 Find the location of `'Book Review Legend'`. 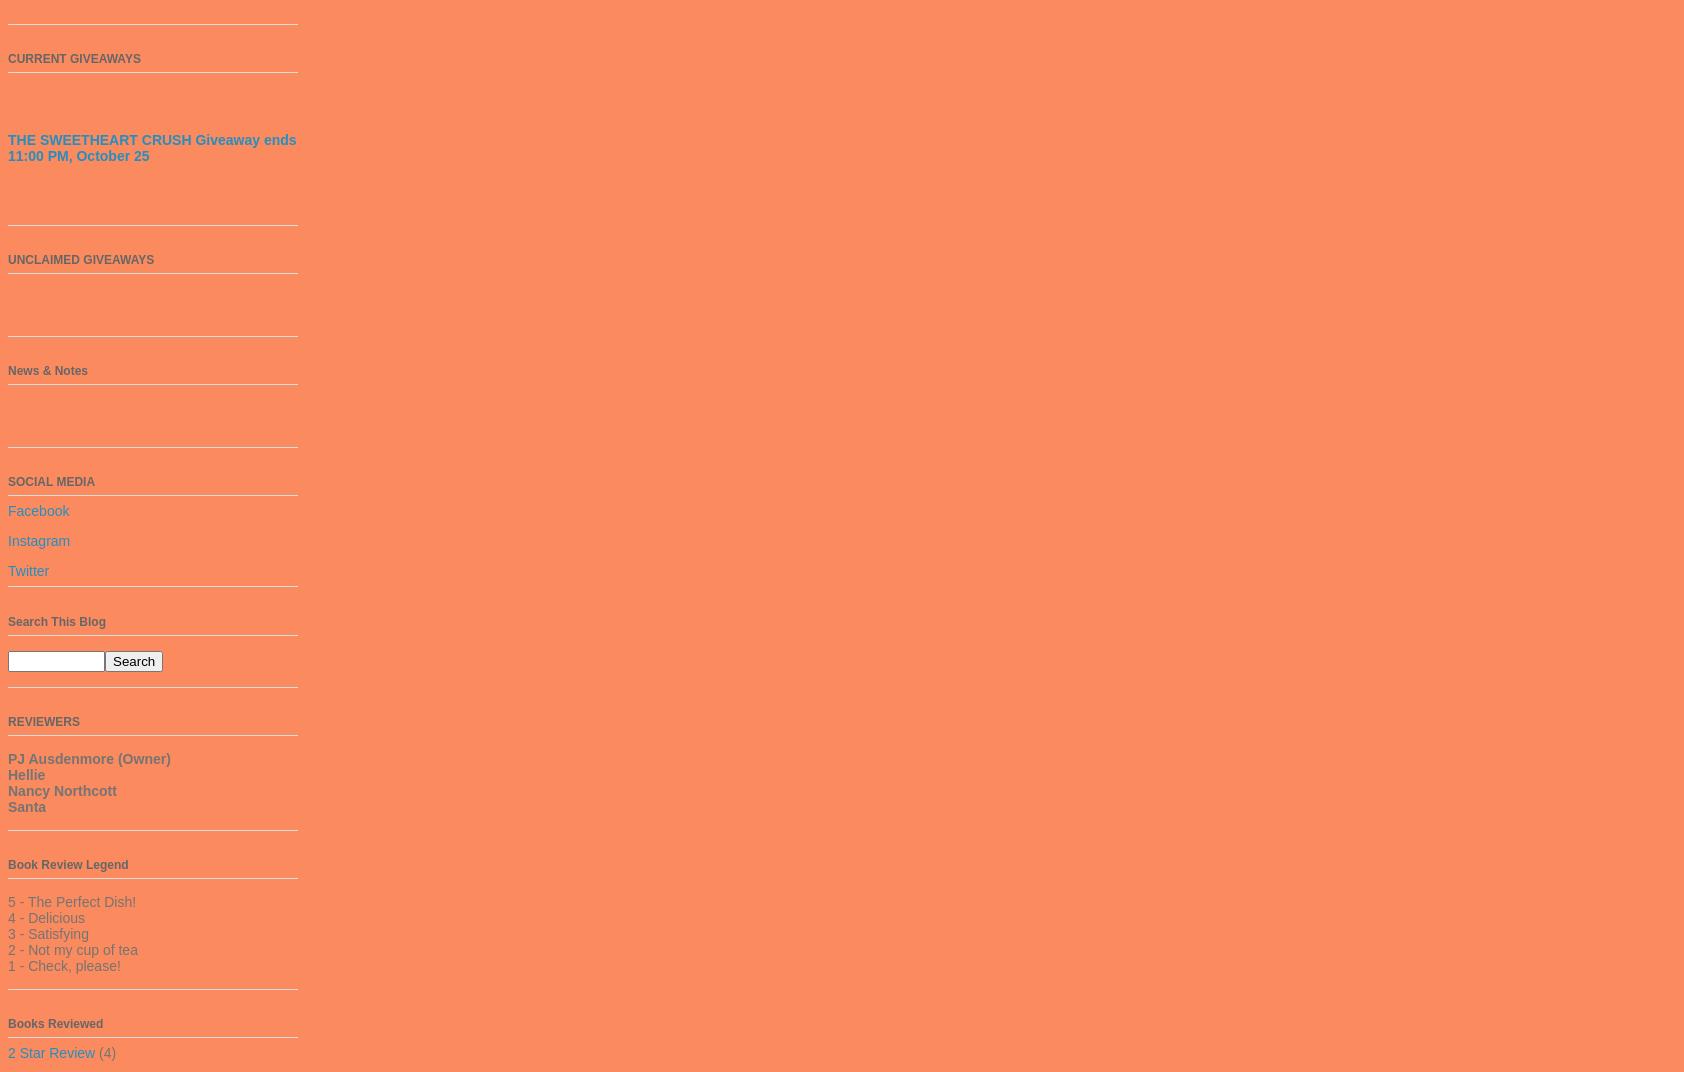

'Book Review Legend' is located at coordinates (67, 863).